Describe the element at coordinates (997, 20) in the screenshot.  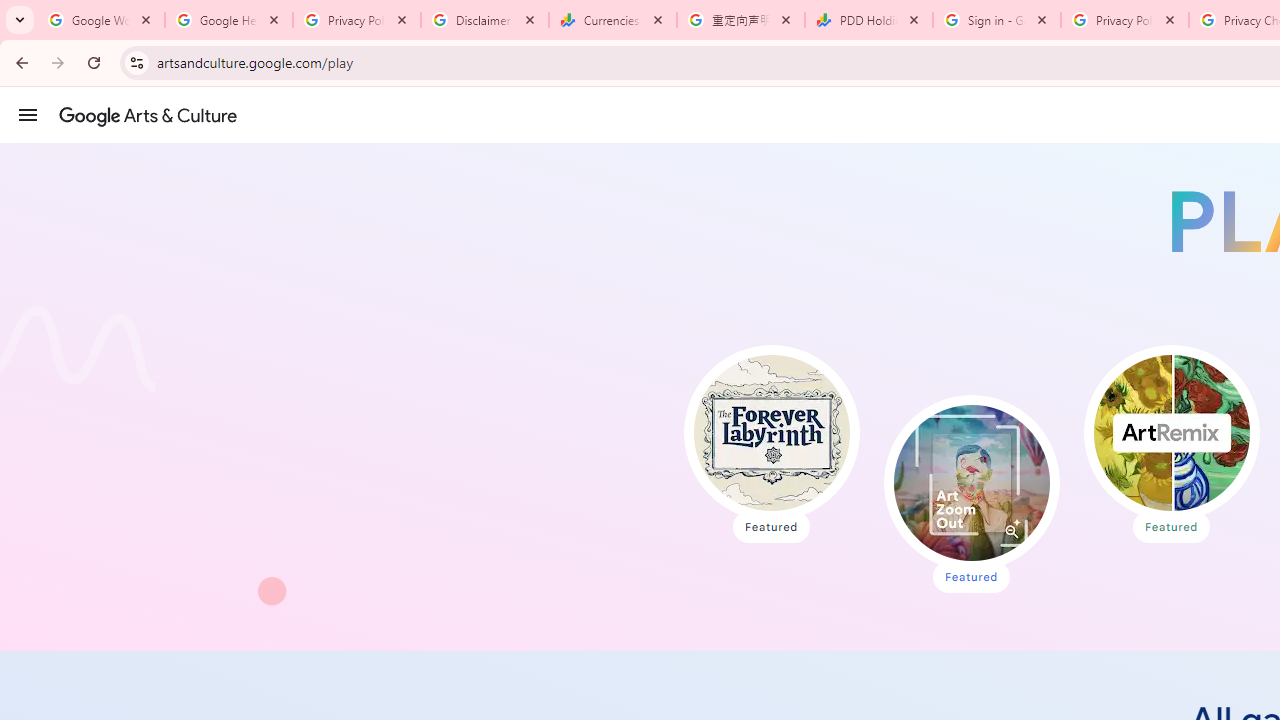
I see `'Sign in - Google Accounts'` at that location.